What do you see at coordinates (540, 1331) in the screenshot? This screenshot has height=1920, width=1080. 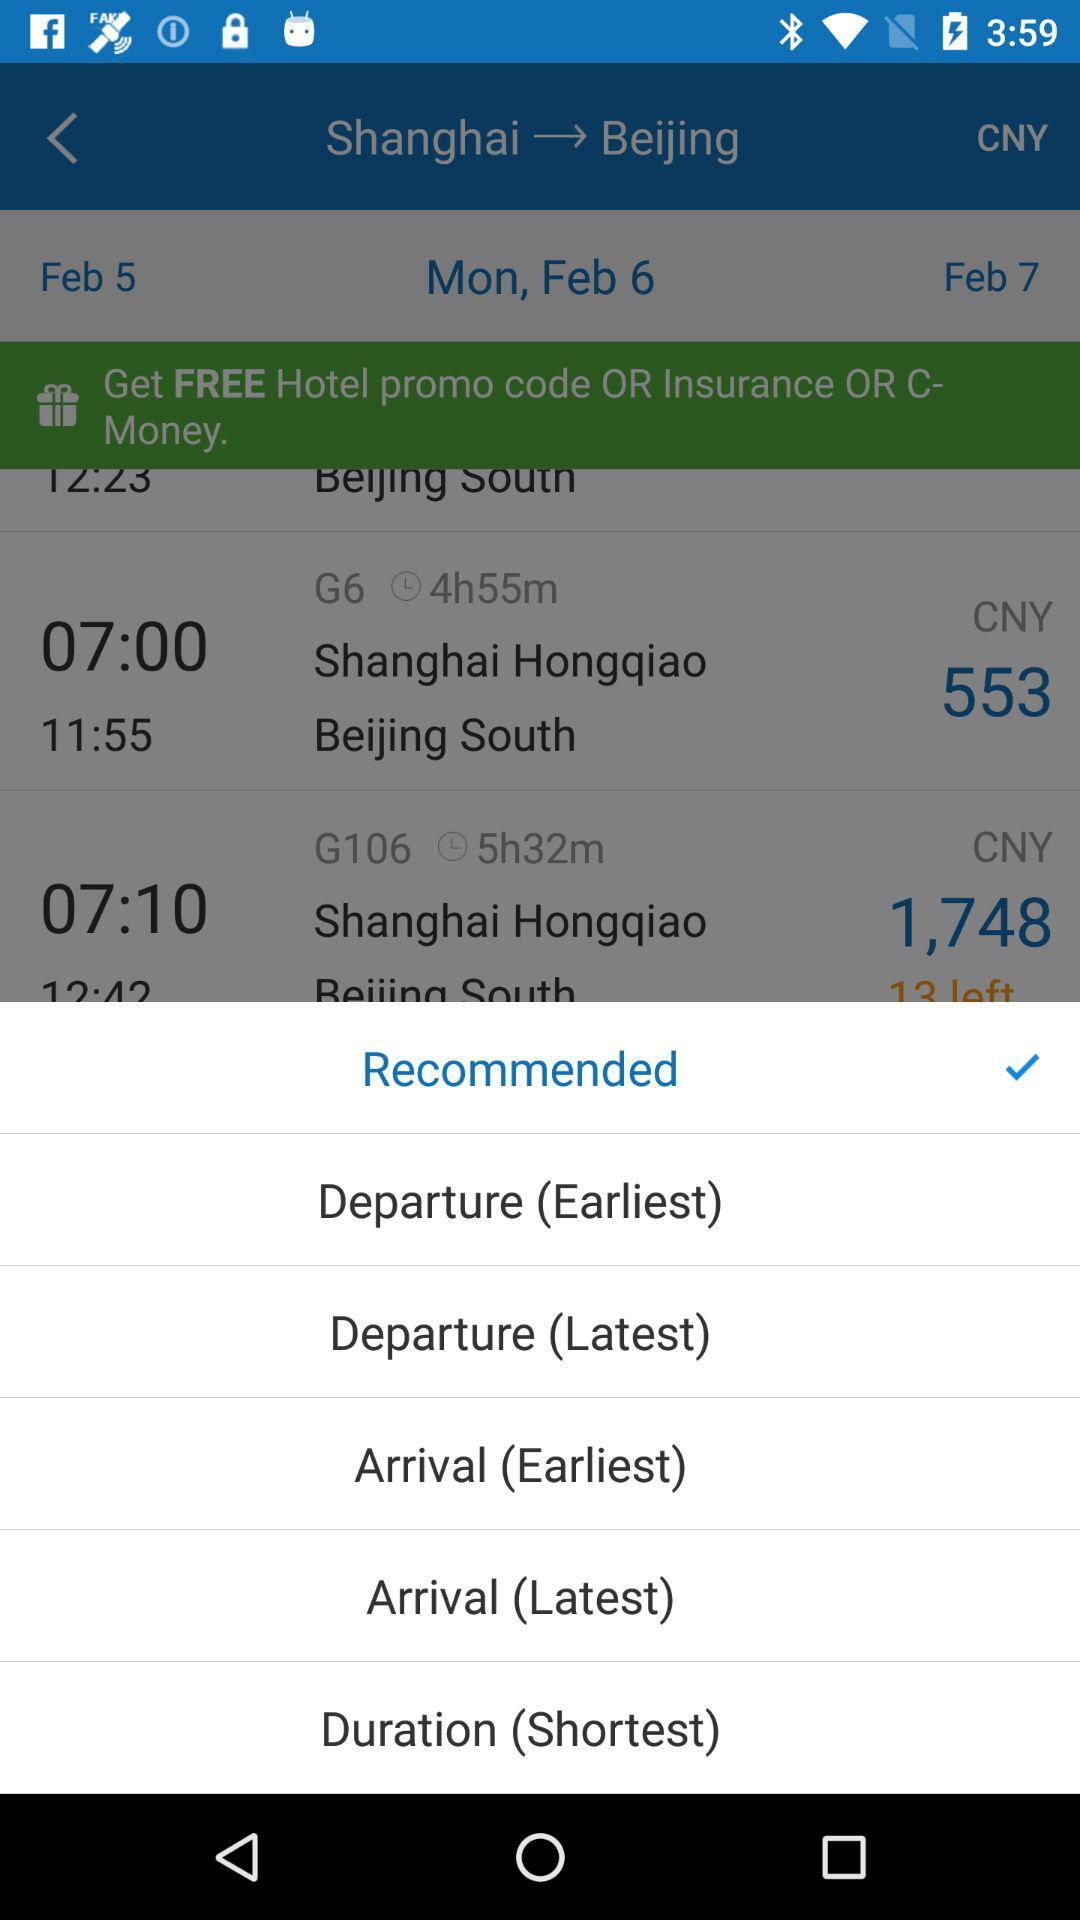 I see `departure (latest)` at bounding box center [540, 1331].